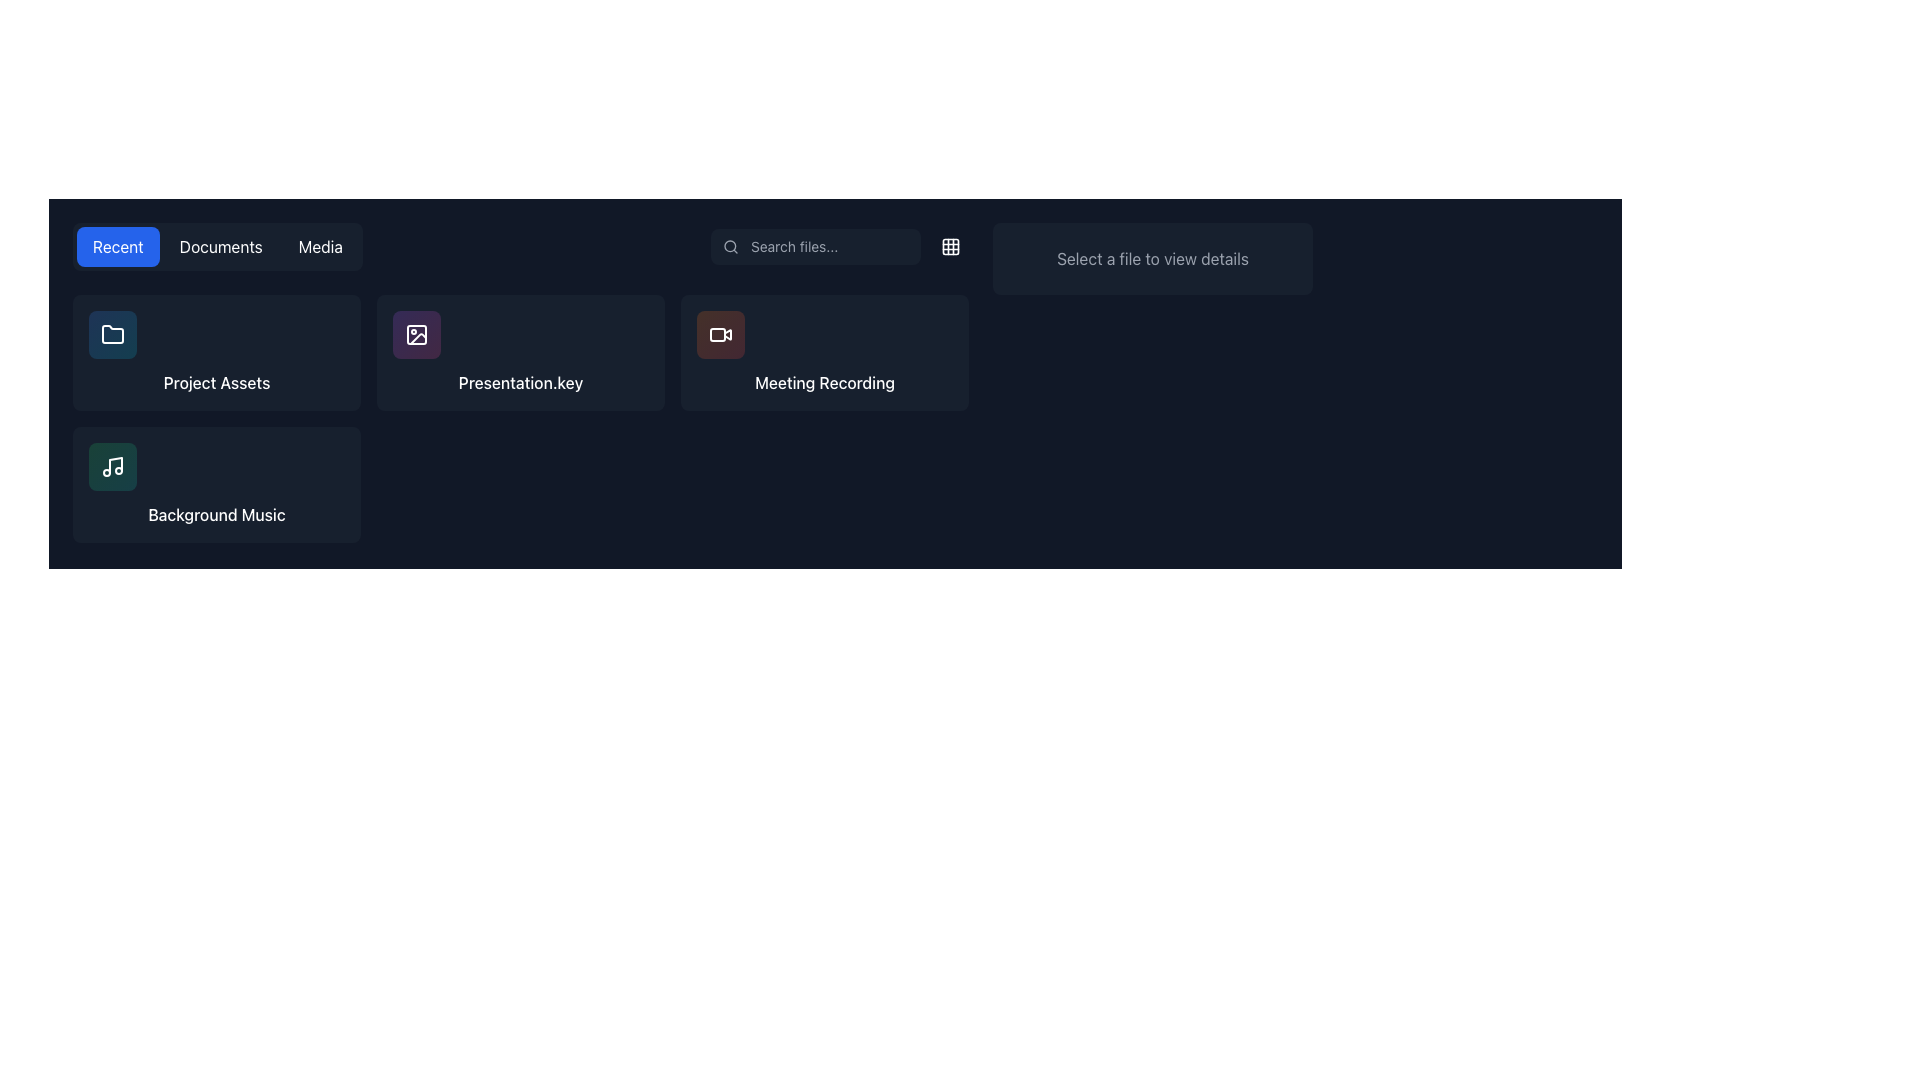 This screenshot has height=1080, width=1920. Describe the element at coordinates (720, 334) in the screenshot. I see `the square-shaped button with rounded edges that features a white video camera icon in the center, located under the 'Meeting Recording' section as the third item in the layout` at that location.